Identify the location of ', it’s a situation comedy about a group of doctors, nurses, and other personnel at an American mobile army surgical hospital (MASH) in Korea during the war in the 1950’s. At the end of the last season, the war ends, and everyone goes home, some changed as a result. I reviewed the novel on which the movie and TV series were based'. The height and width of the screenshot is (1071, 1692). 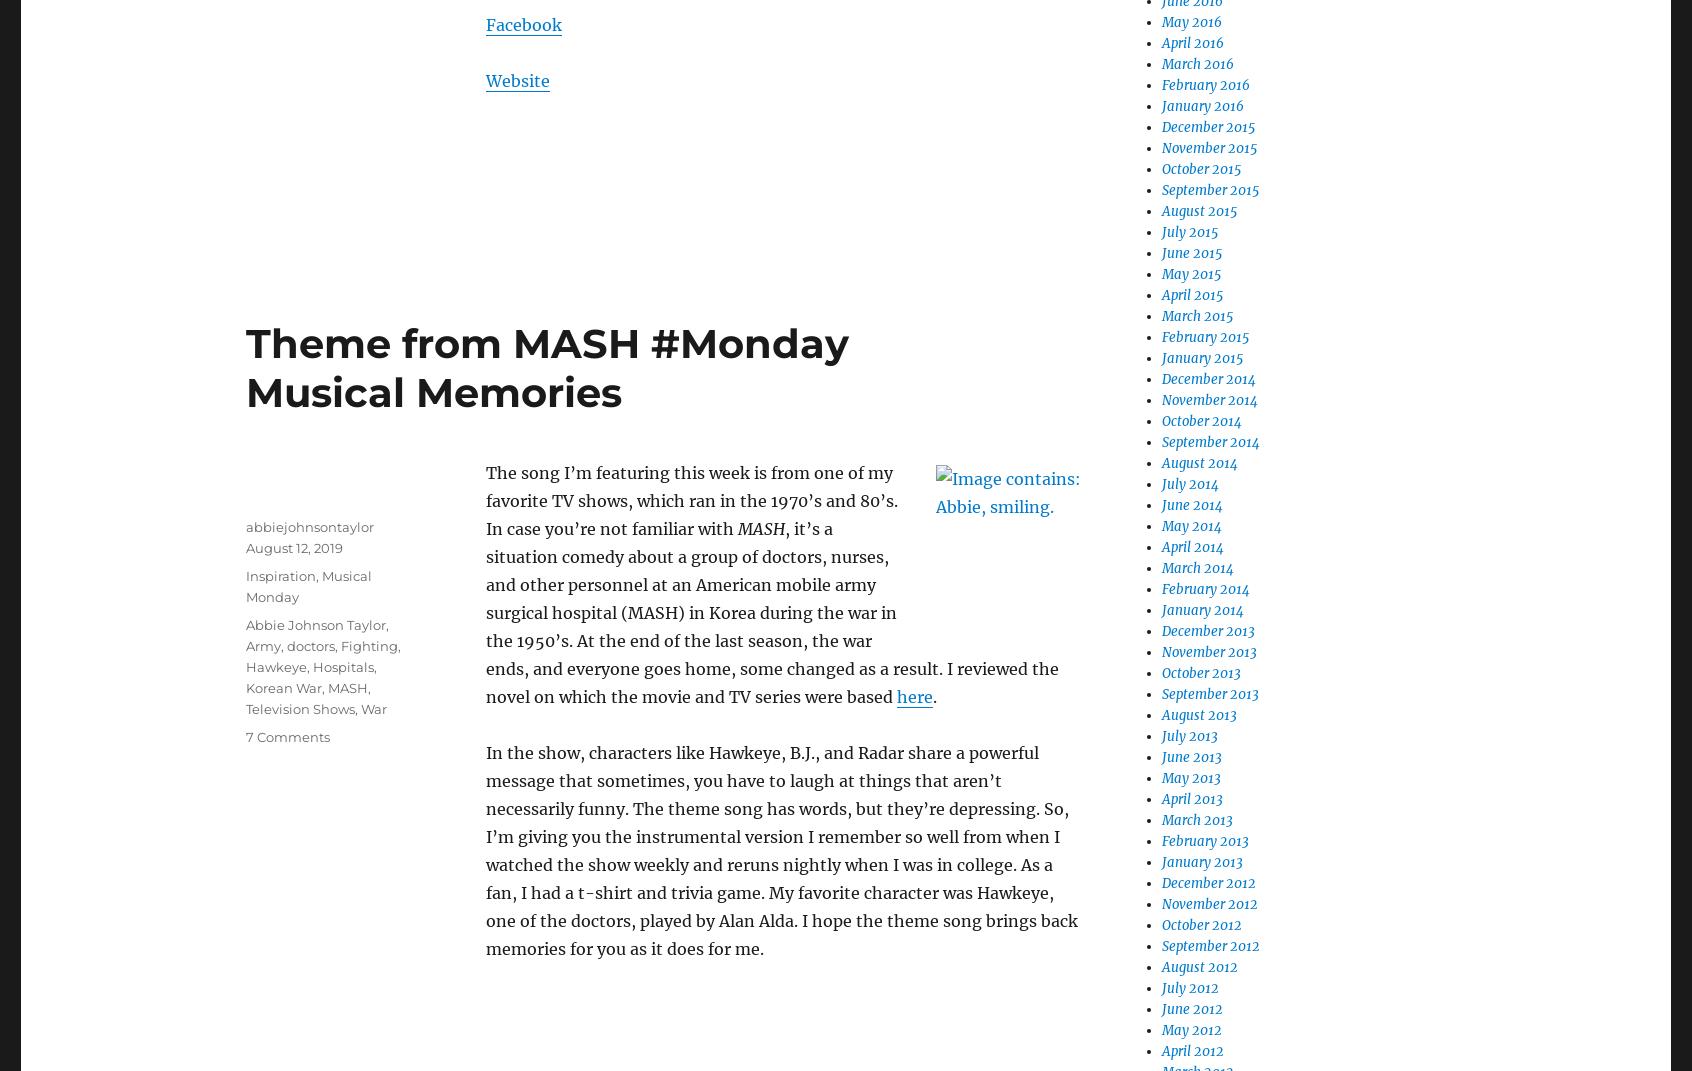
(771, 612).